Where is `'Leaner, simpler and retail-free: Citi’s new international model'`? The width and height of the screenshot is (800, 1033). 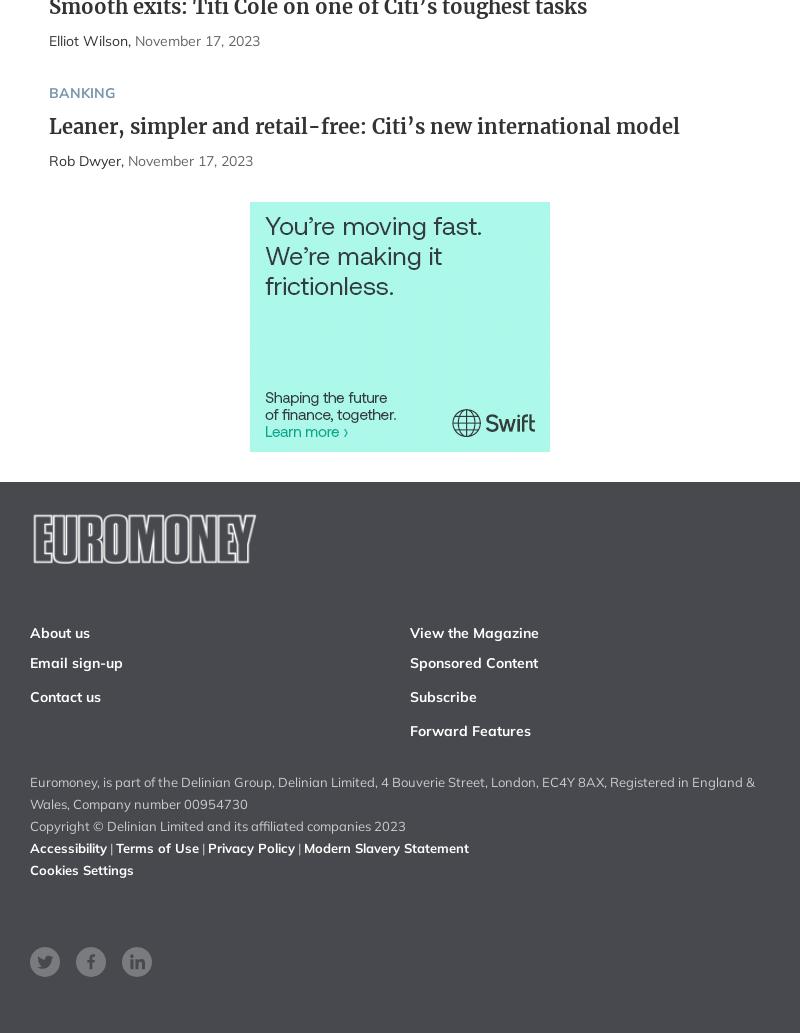 'Leaner, simpler and retail-free: Citi’s new international model' is located at coordinates (363, 125).